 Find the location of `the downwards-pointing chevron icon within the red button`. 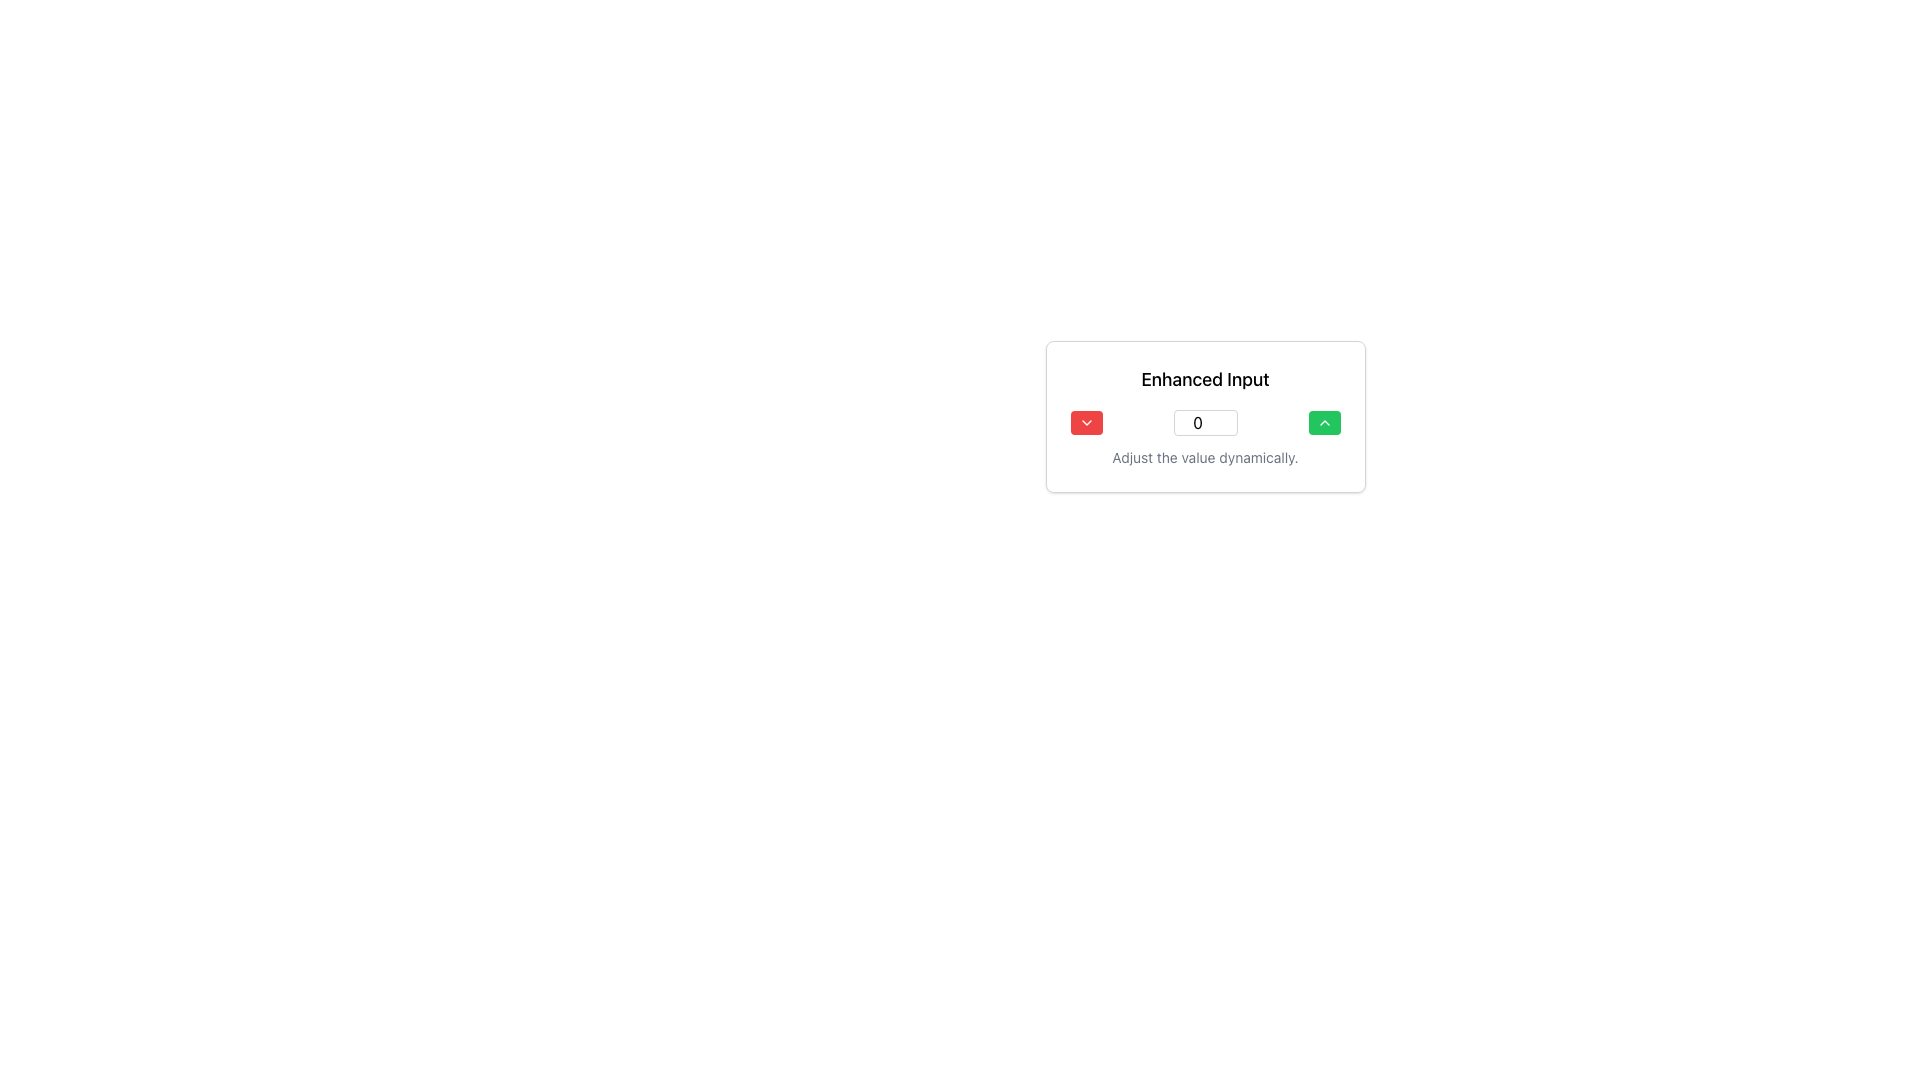

the downwards-pointing chevron icon within the red button is located at coordinates (1085, 422).